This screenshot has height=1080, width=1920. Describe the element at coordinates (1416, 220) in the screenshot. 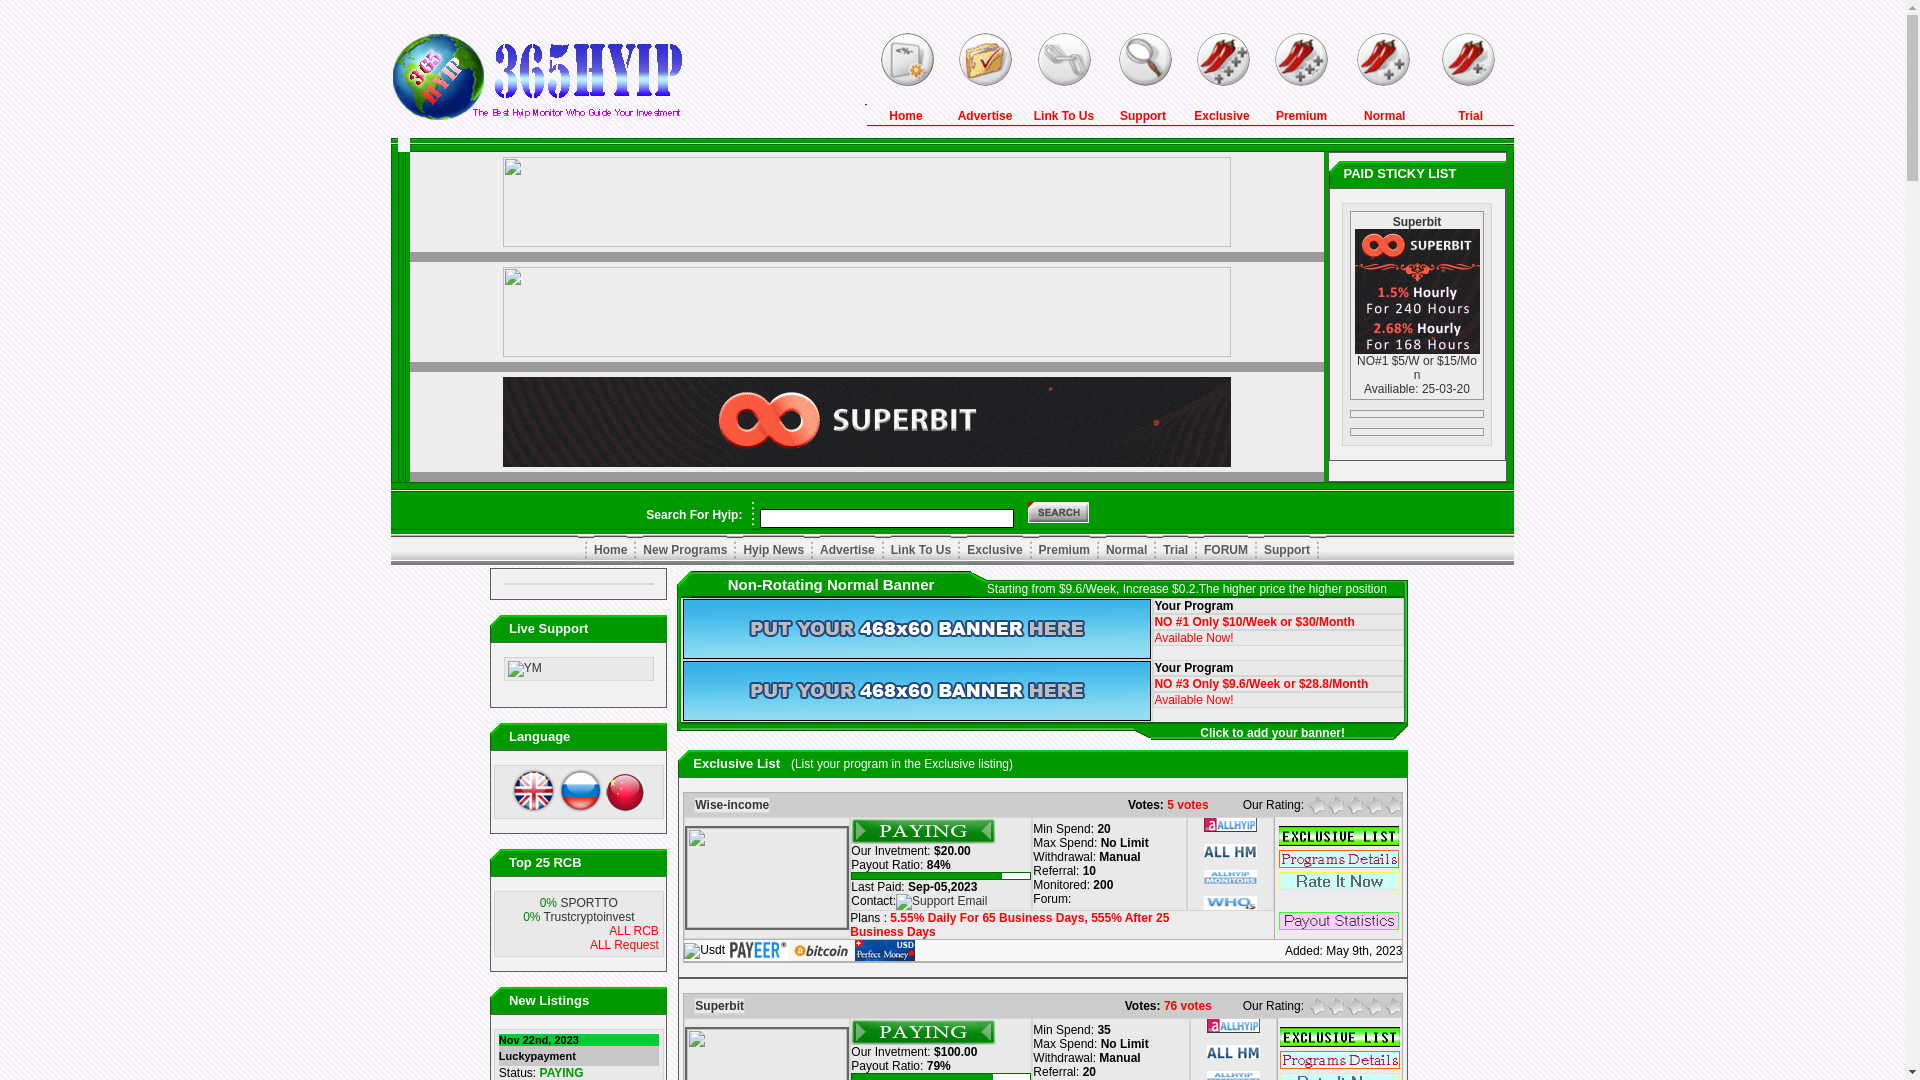

I see `'Superbit'` at that location.